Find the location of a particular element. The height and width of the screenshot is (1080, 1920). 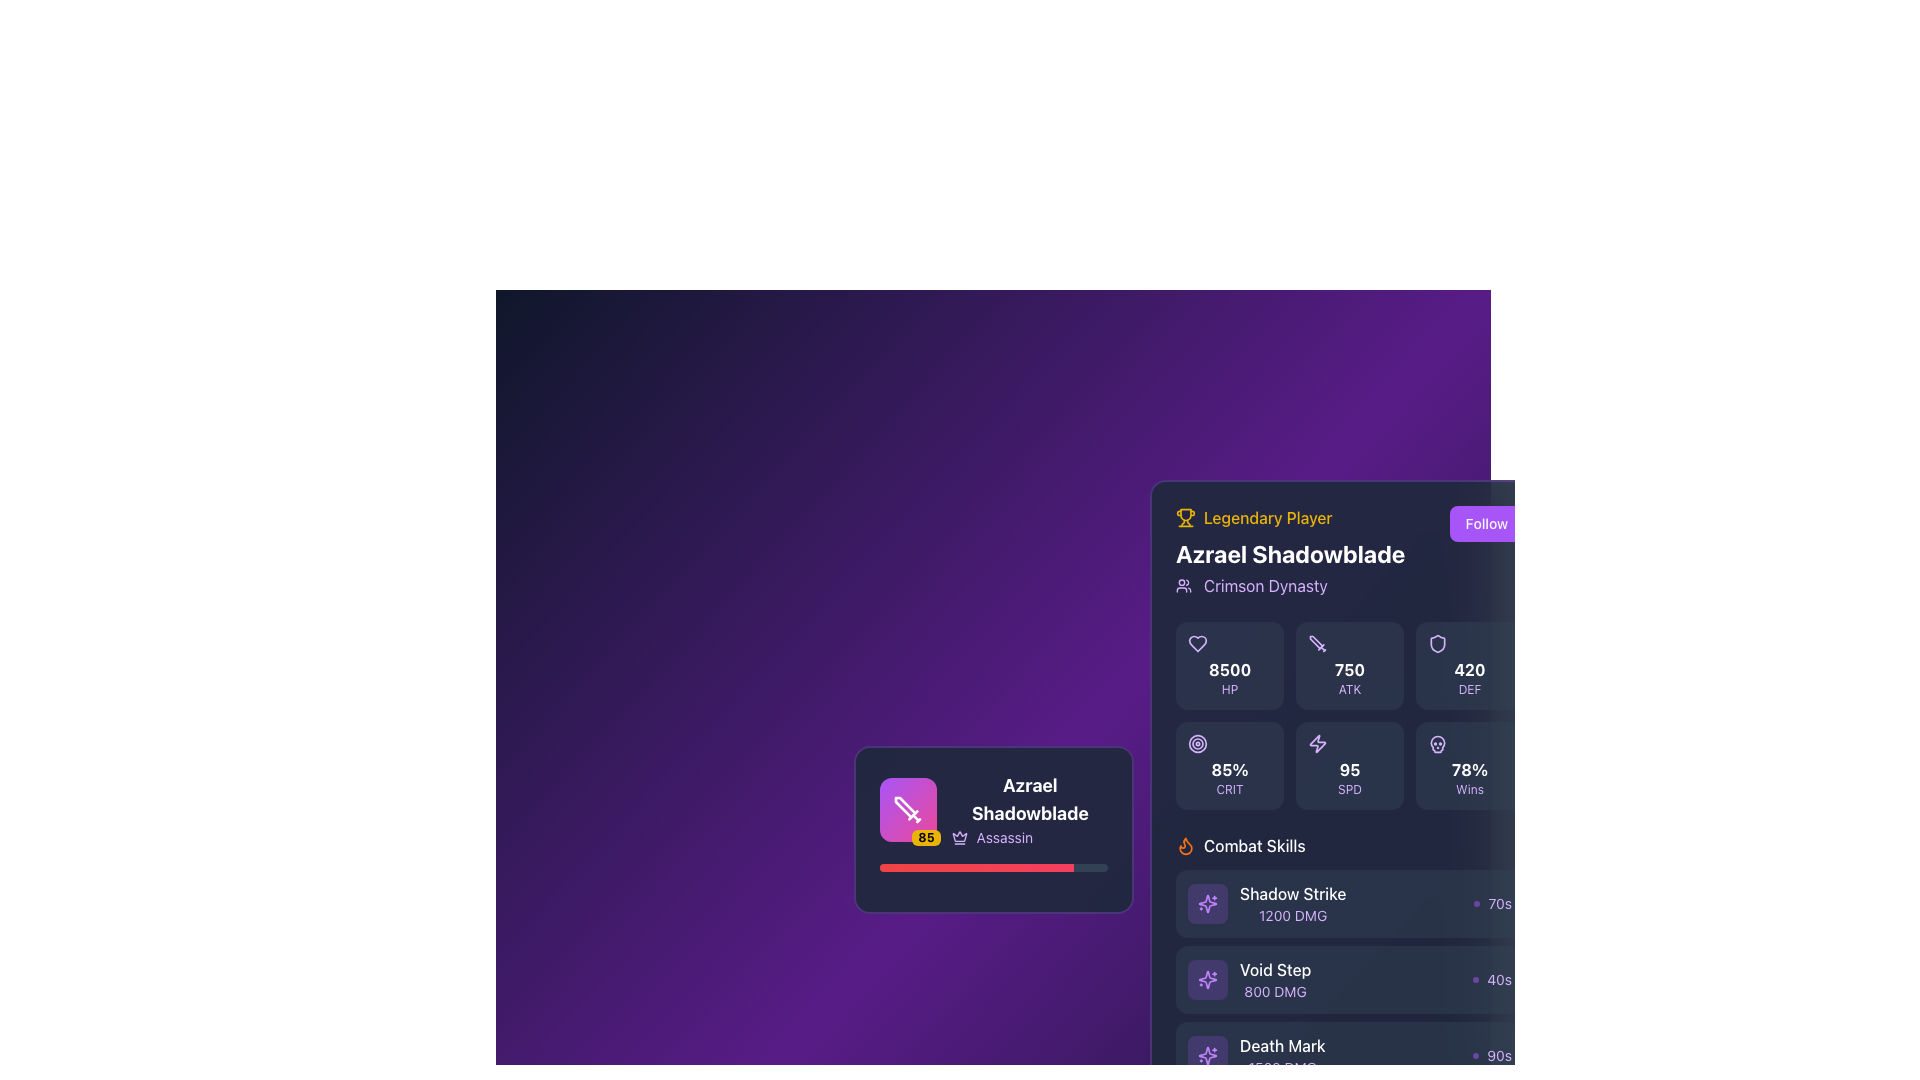

text label 'Assassin' which is a distinct purple color and positioned to the right of a small crown icon within a tooltip-like widget is located at coordinates (1004, 837).